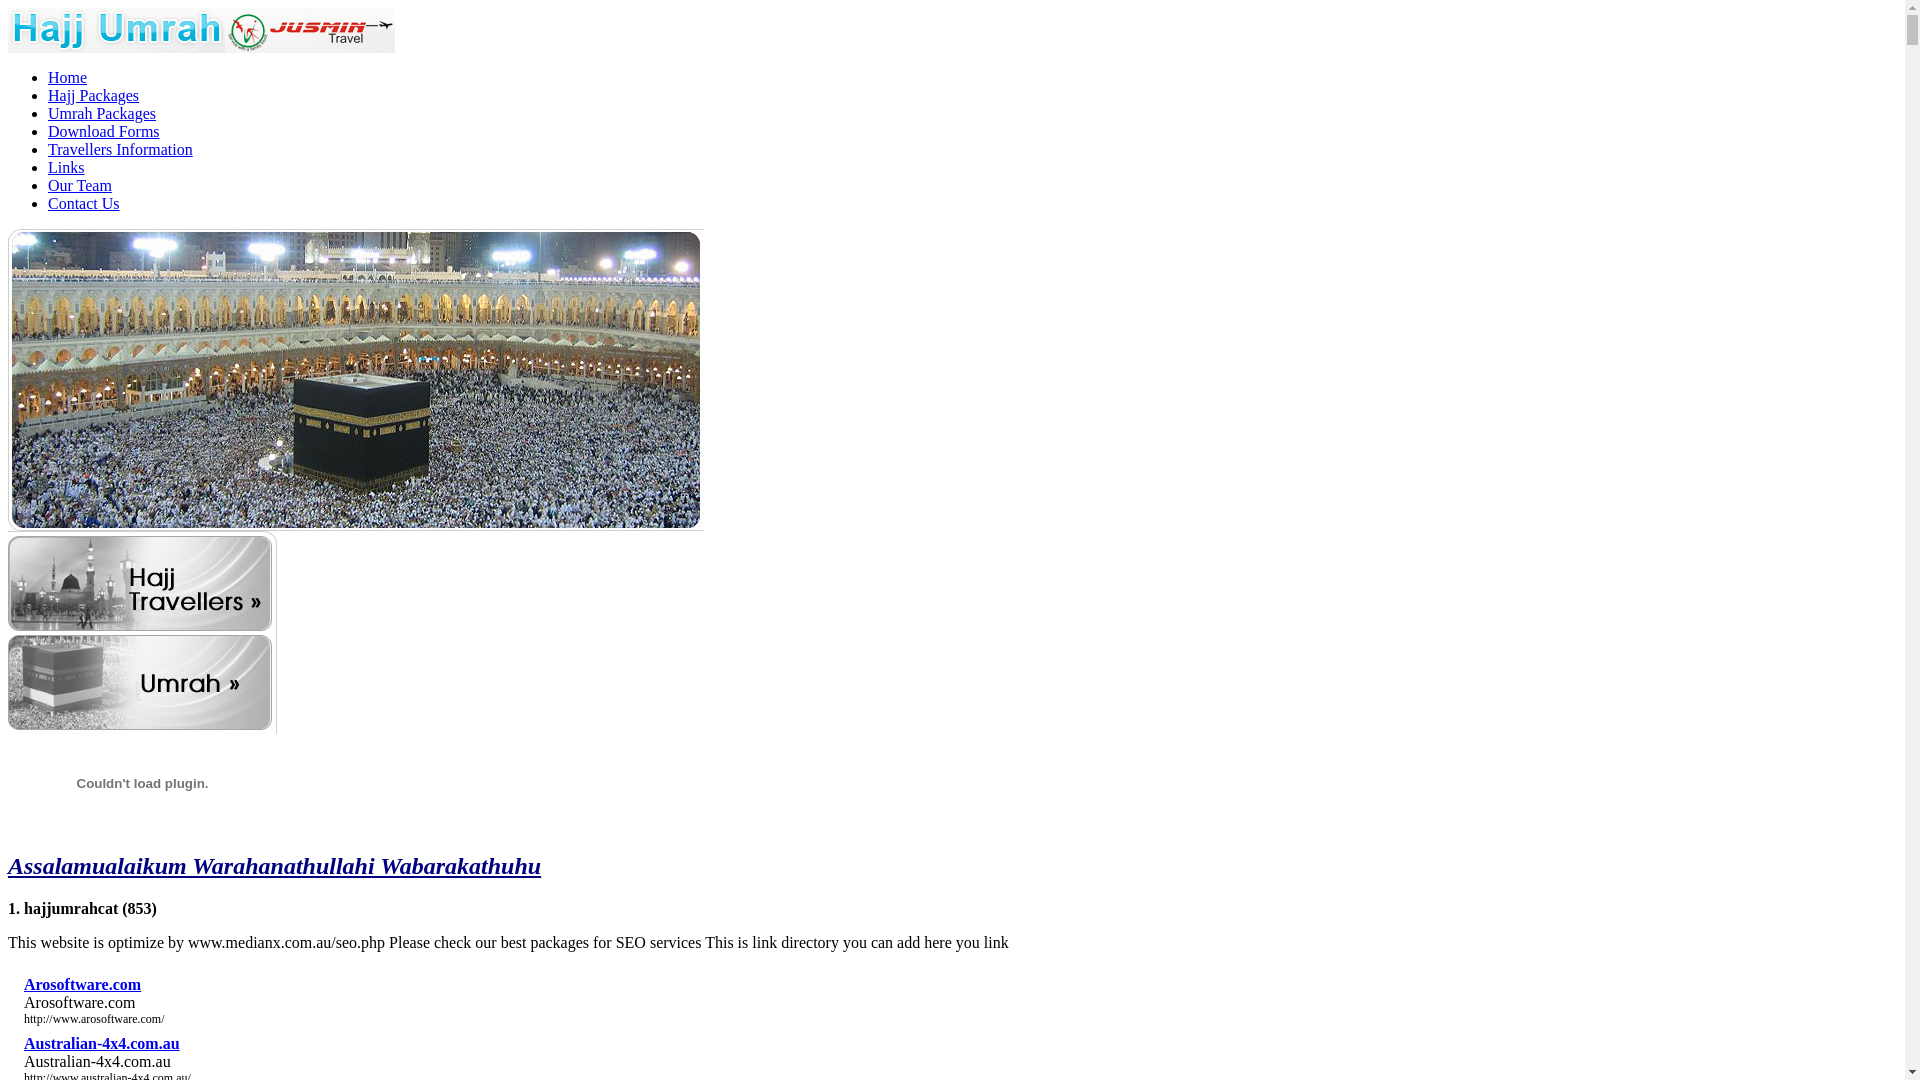 This screenshot has width=1920, height=1080. I want to click on 'Contact Us', so click(82, 203).